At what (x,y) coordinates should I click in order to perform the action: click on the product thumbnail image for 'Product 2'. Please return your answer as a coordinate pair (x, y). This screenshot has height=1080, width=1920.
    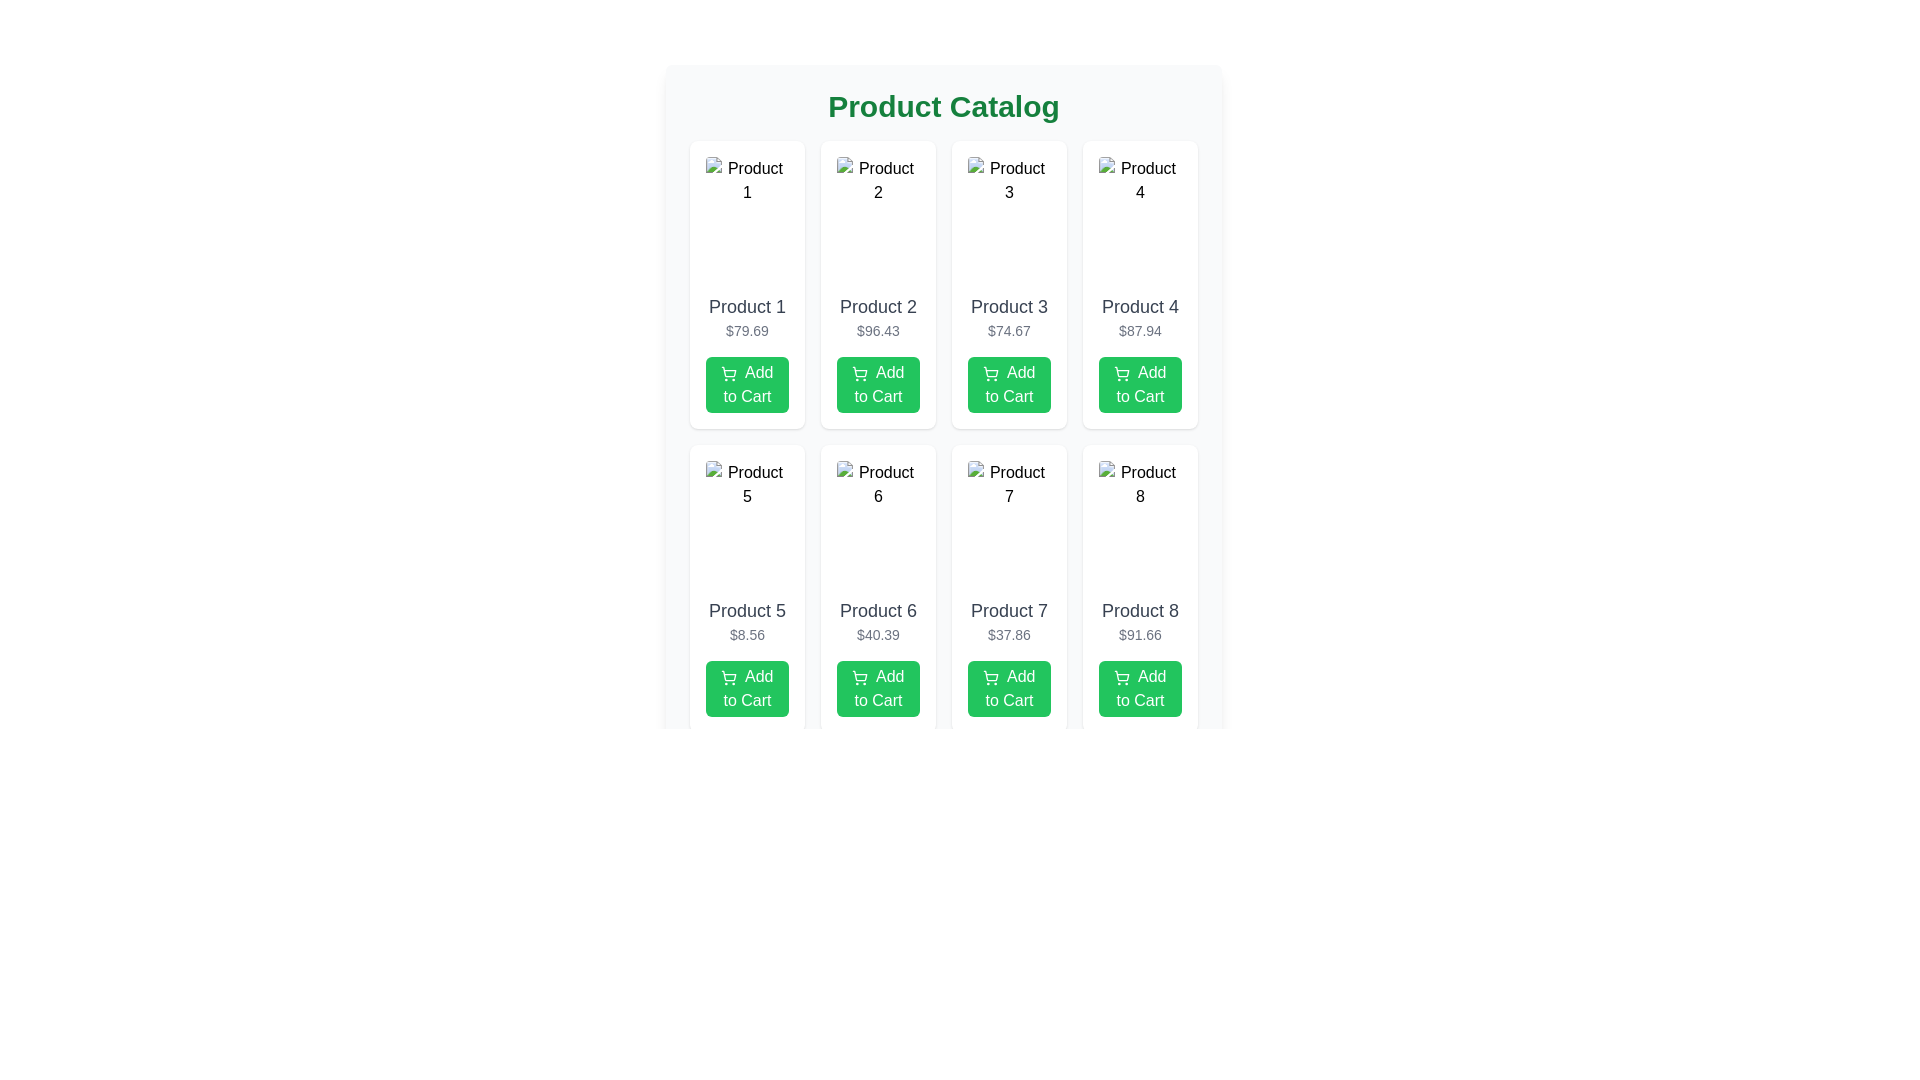
    Looking at the image, I should click on (878, 220).